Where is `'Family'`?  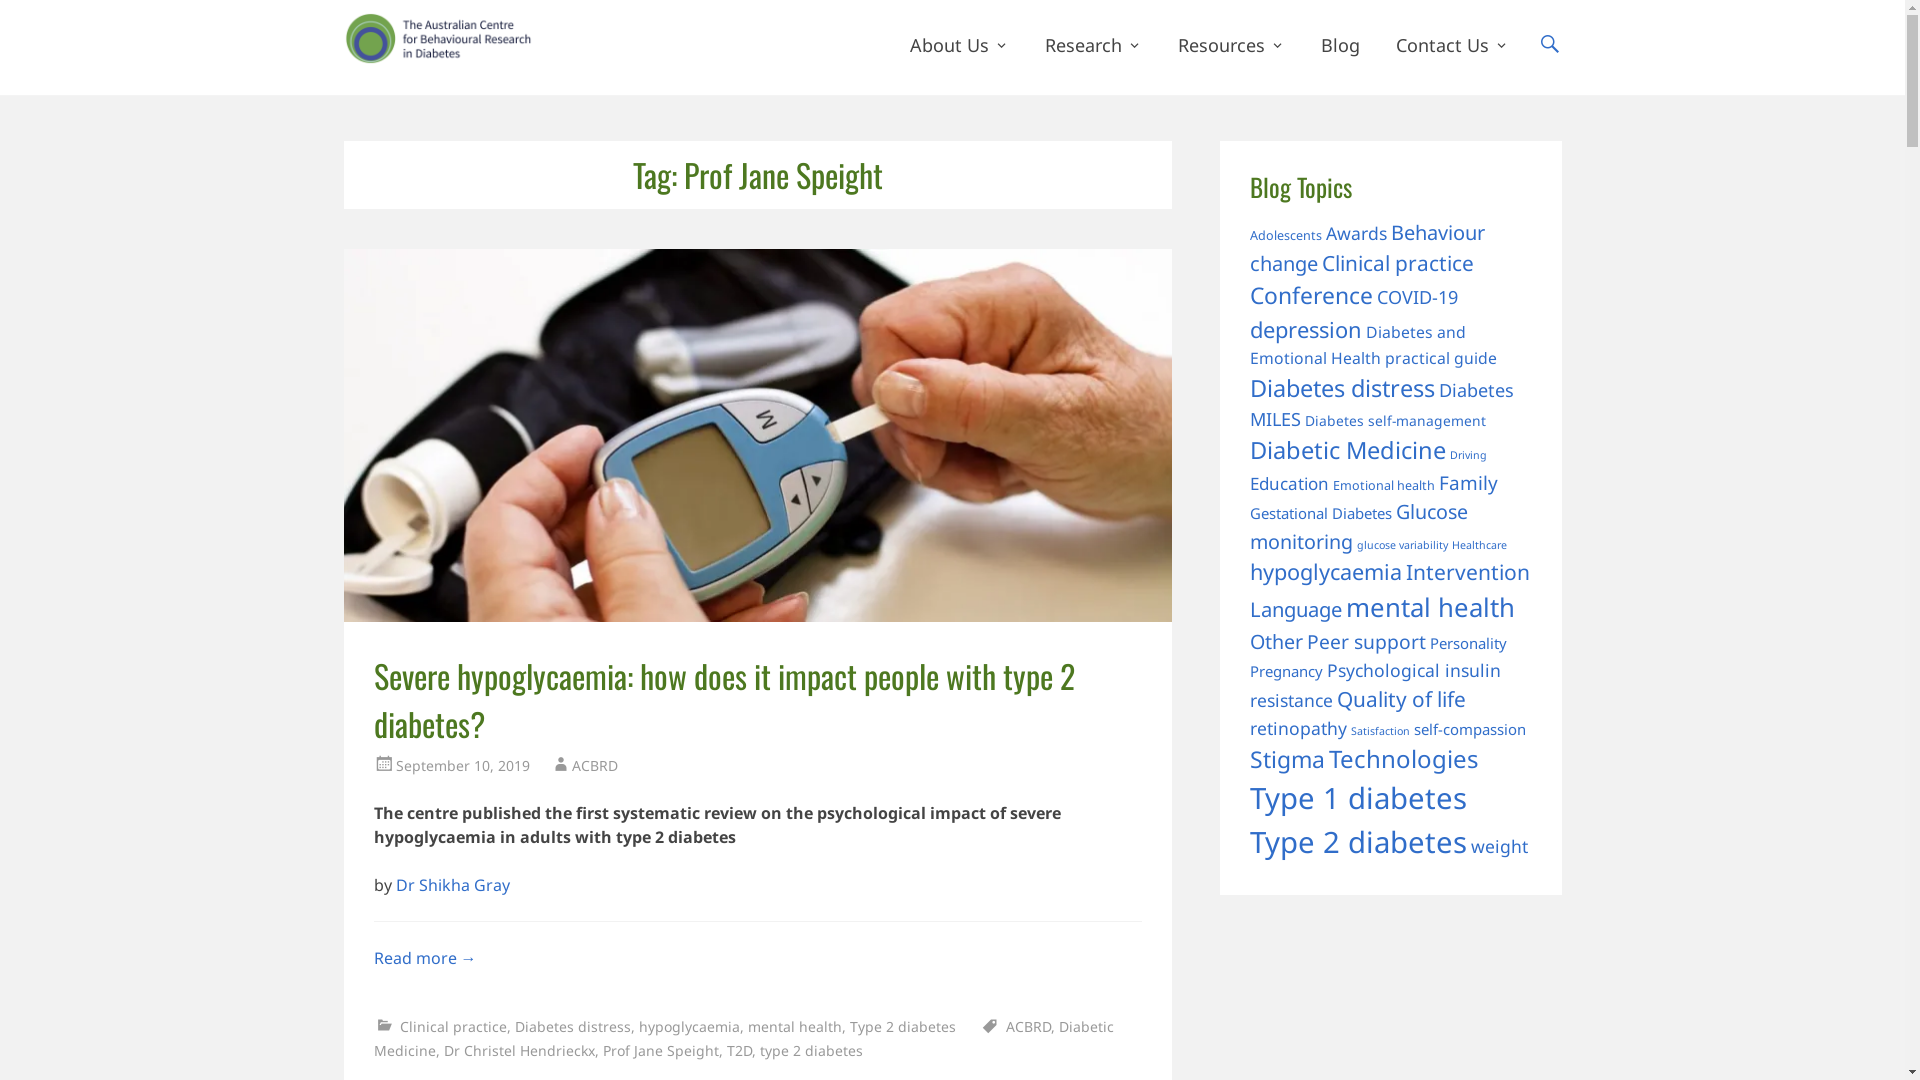 'Family' is located at coordinates (1468, 482).